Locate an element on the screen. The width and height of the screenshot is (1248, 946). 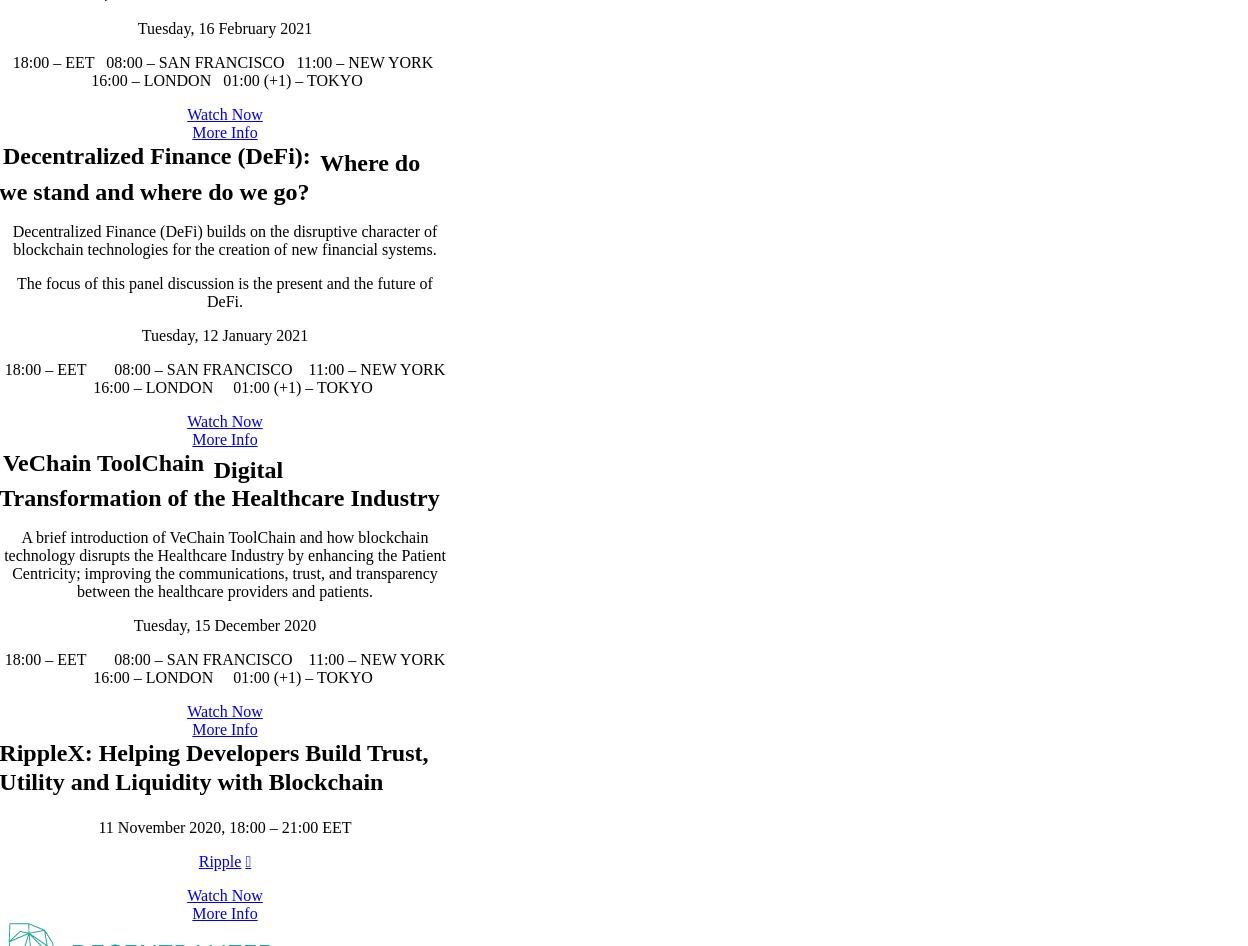
'VeChain ToolChain' is located at coordinates (101, 663).